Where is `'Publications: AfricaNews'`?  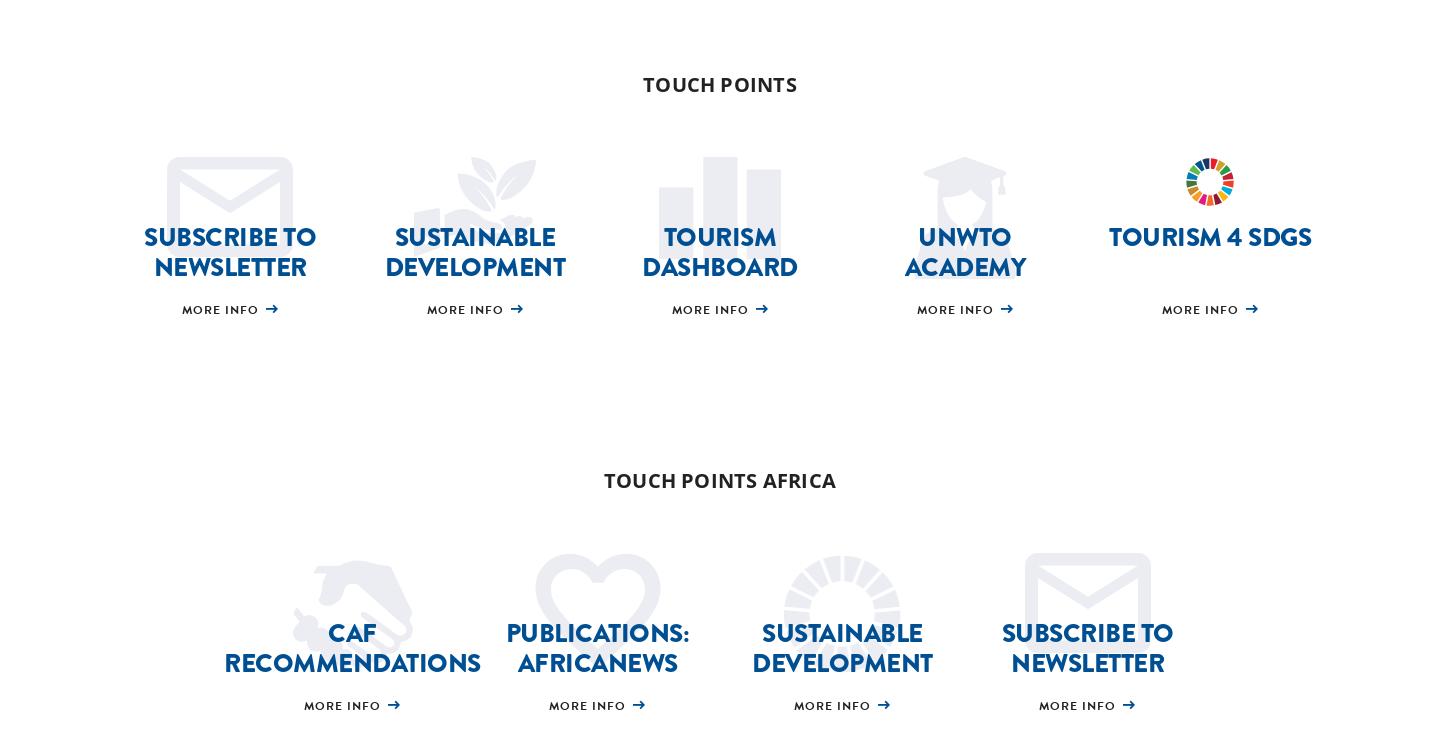 'Publications: AfricaNews' is located at coordinates (597, 647).